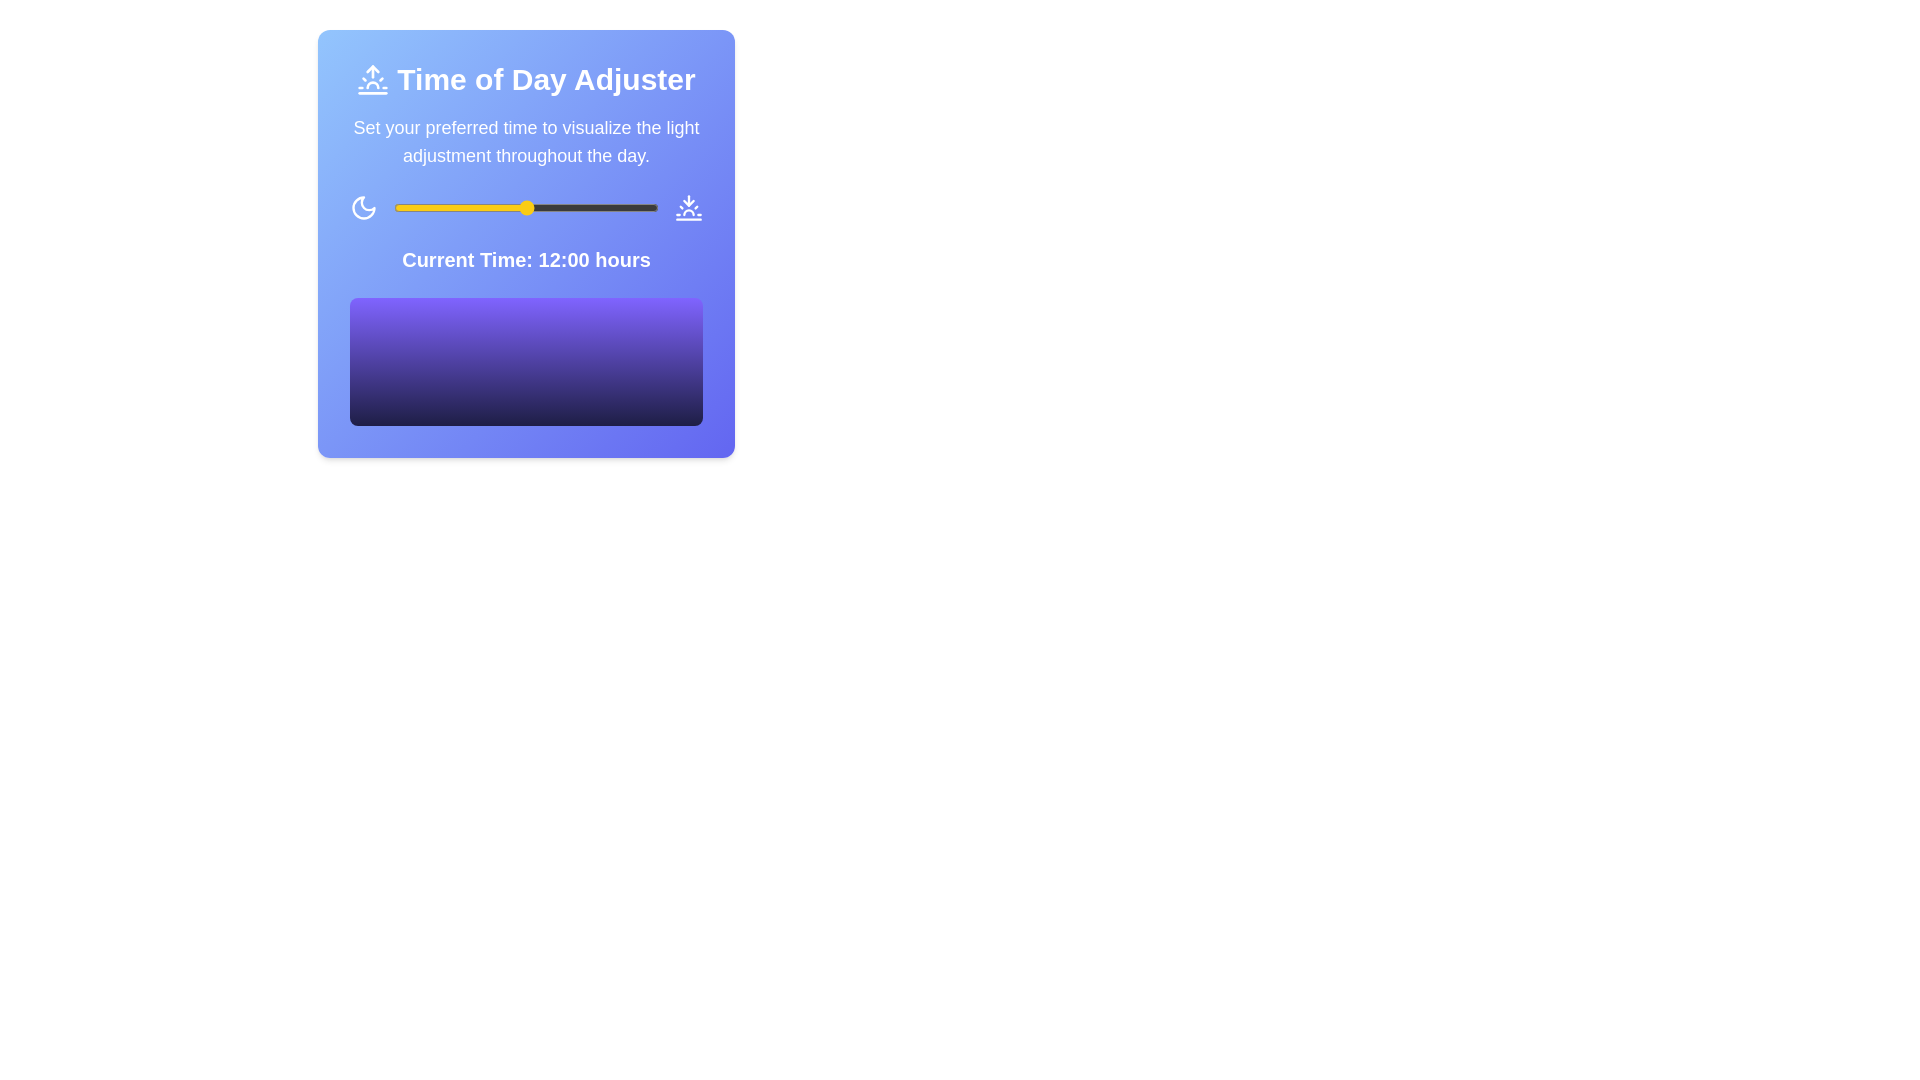 This screenshot has height=1080, width=1920. Describe the element at coordinates (437, 208) in the screenshot. I see `the slider to set the time to 4 hours` at that location.